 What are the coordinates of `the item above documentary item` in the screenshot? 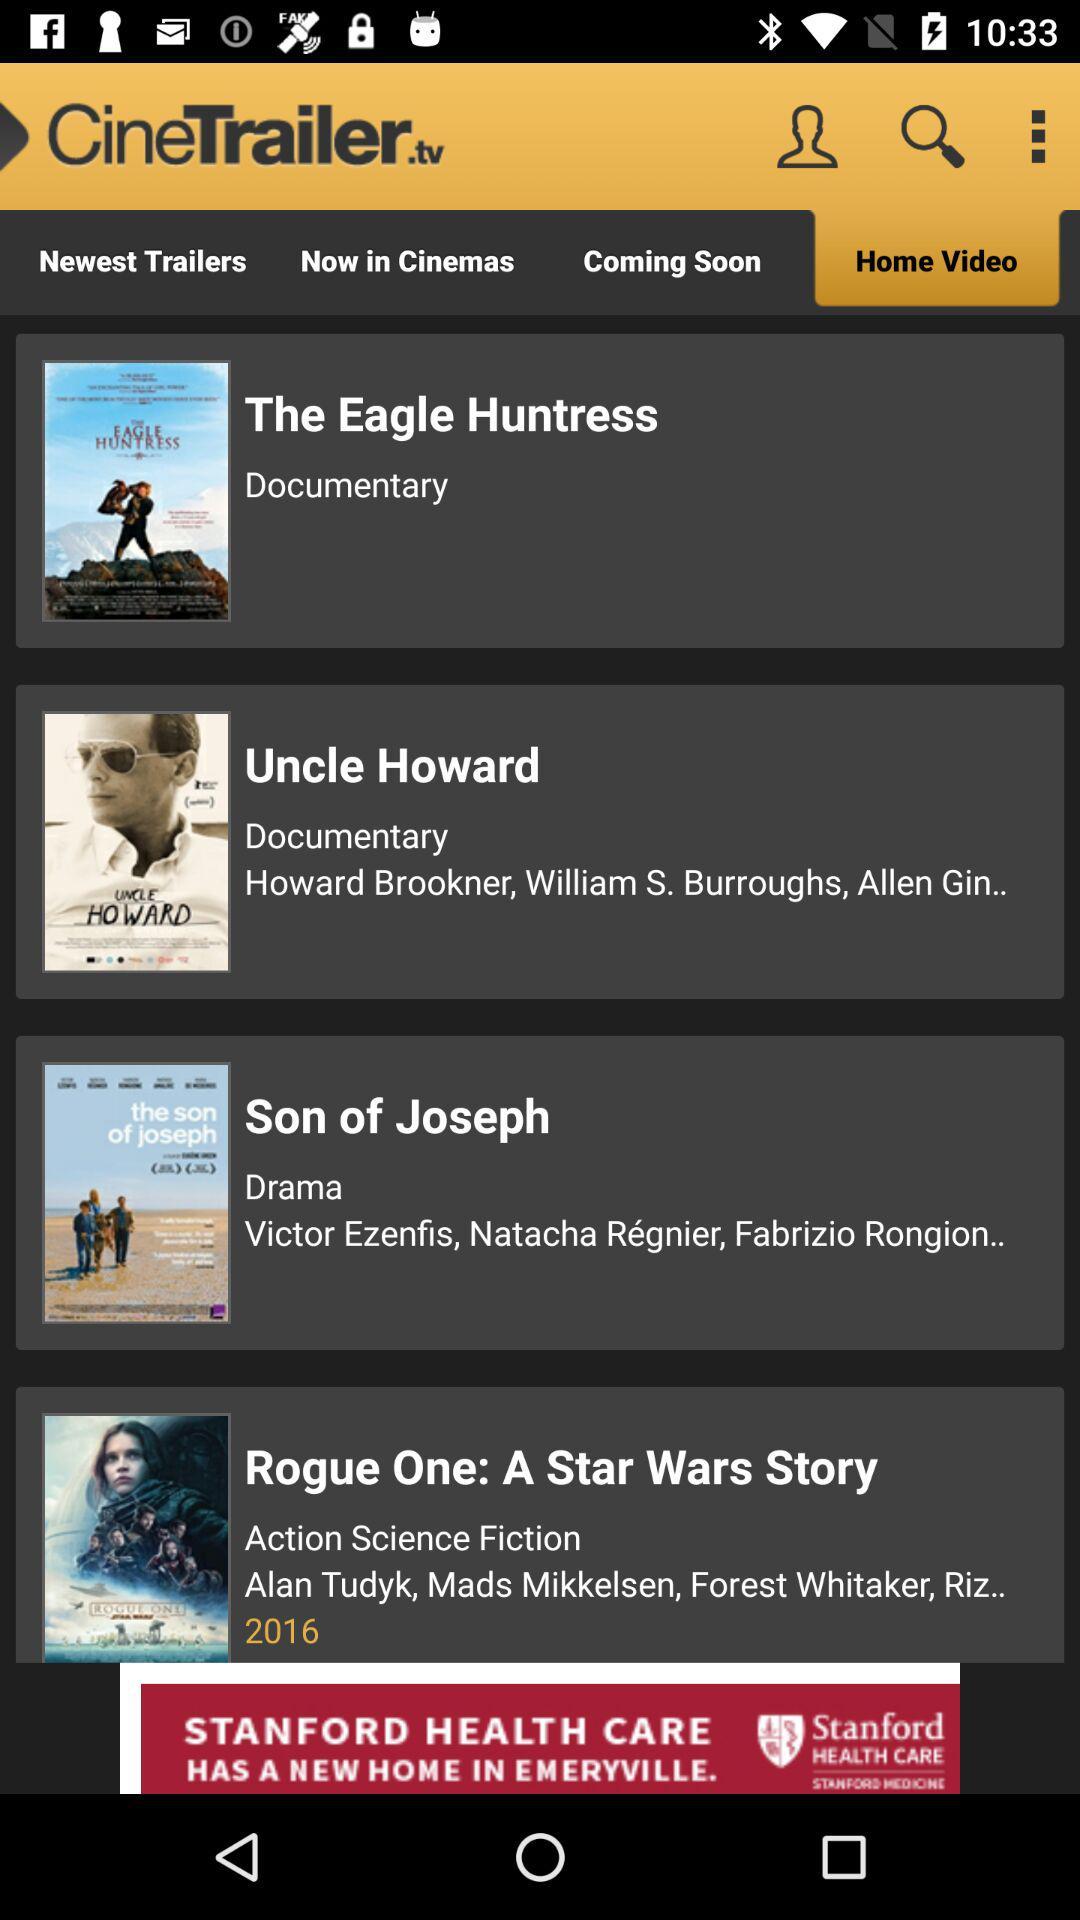 It's located at (628, 411).